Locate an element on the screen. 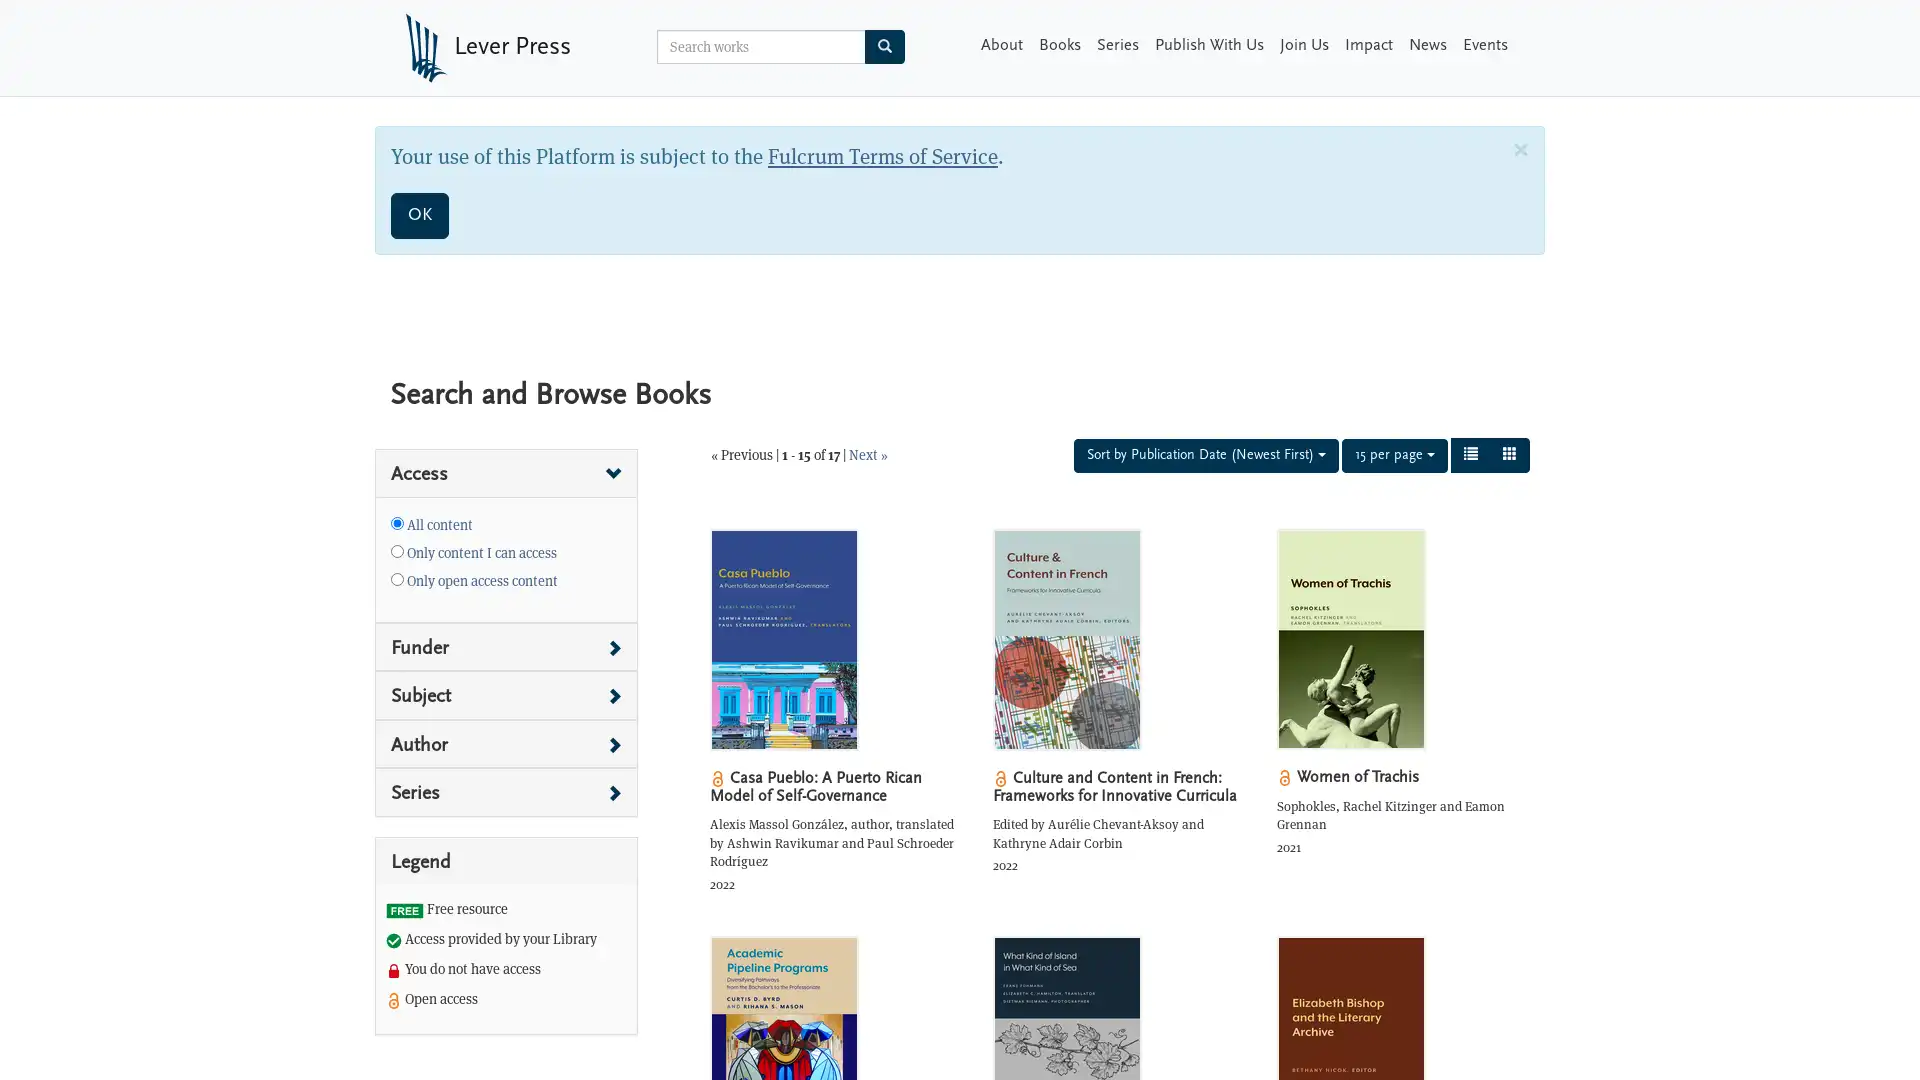 Image resolution: width=1920 pixels, height=1080 pixels. 15 per page is located at coordinates (1394, 455).